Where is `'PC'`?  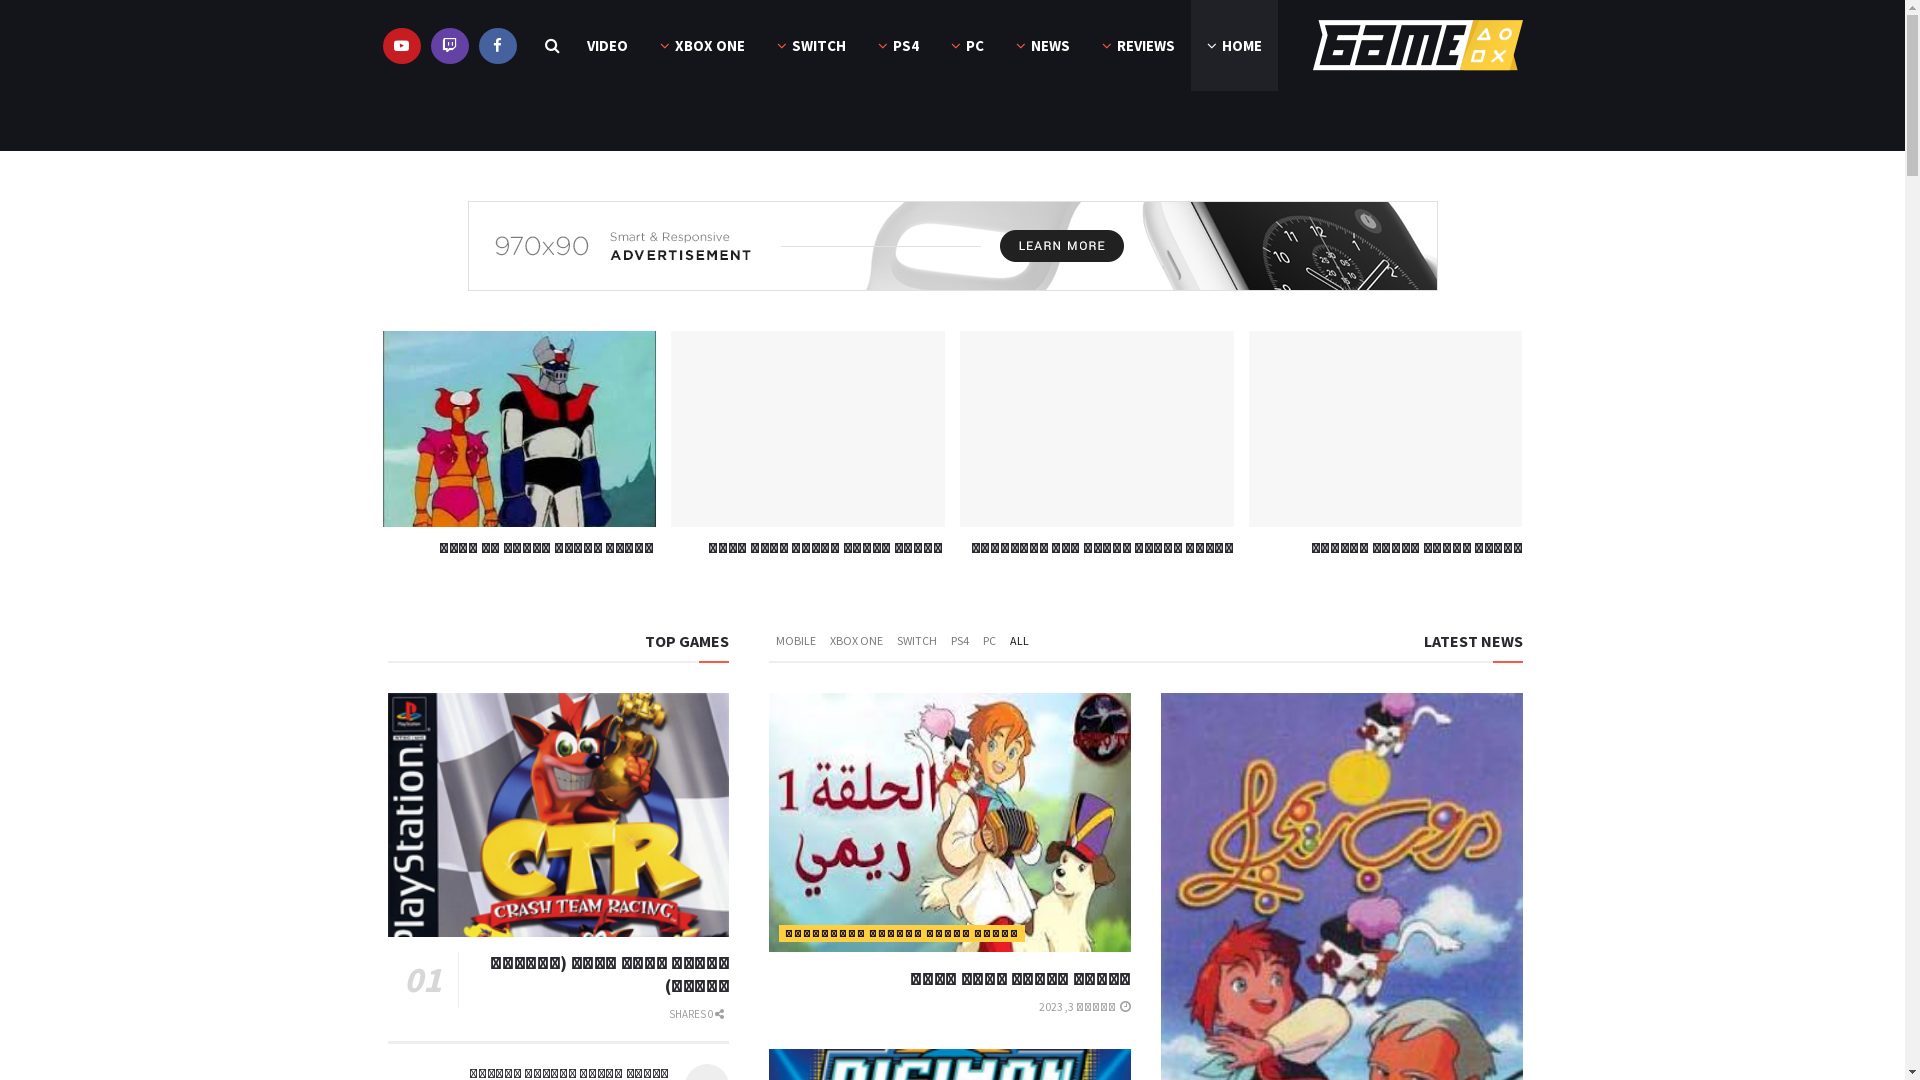
'PC' is located at coordinates (933, 45).